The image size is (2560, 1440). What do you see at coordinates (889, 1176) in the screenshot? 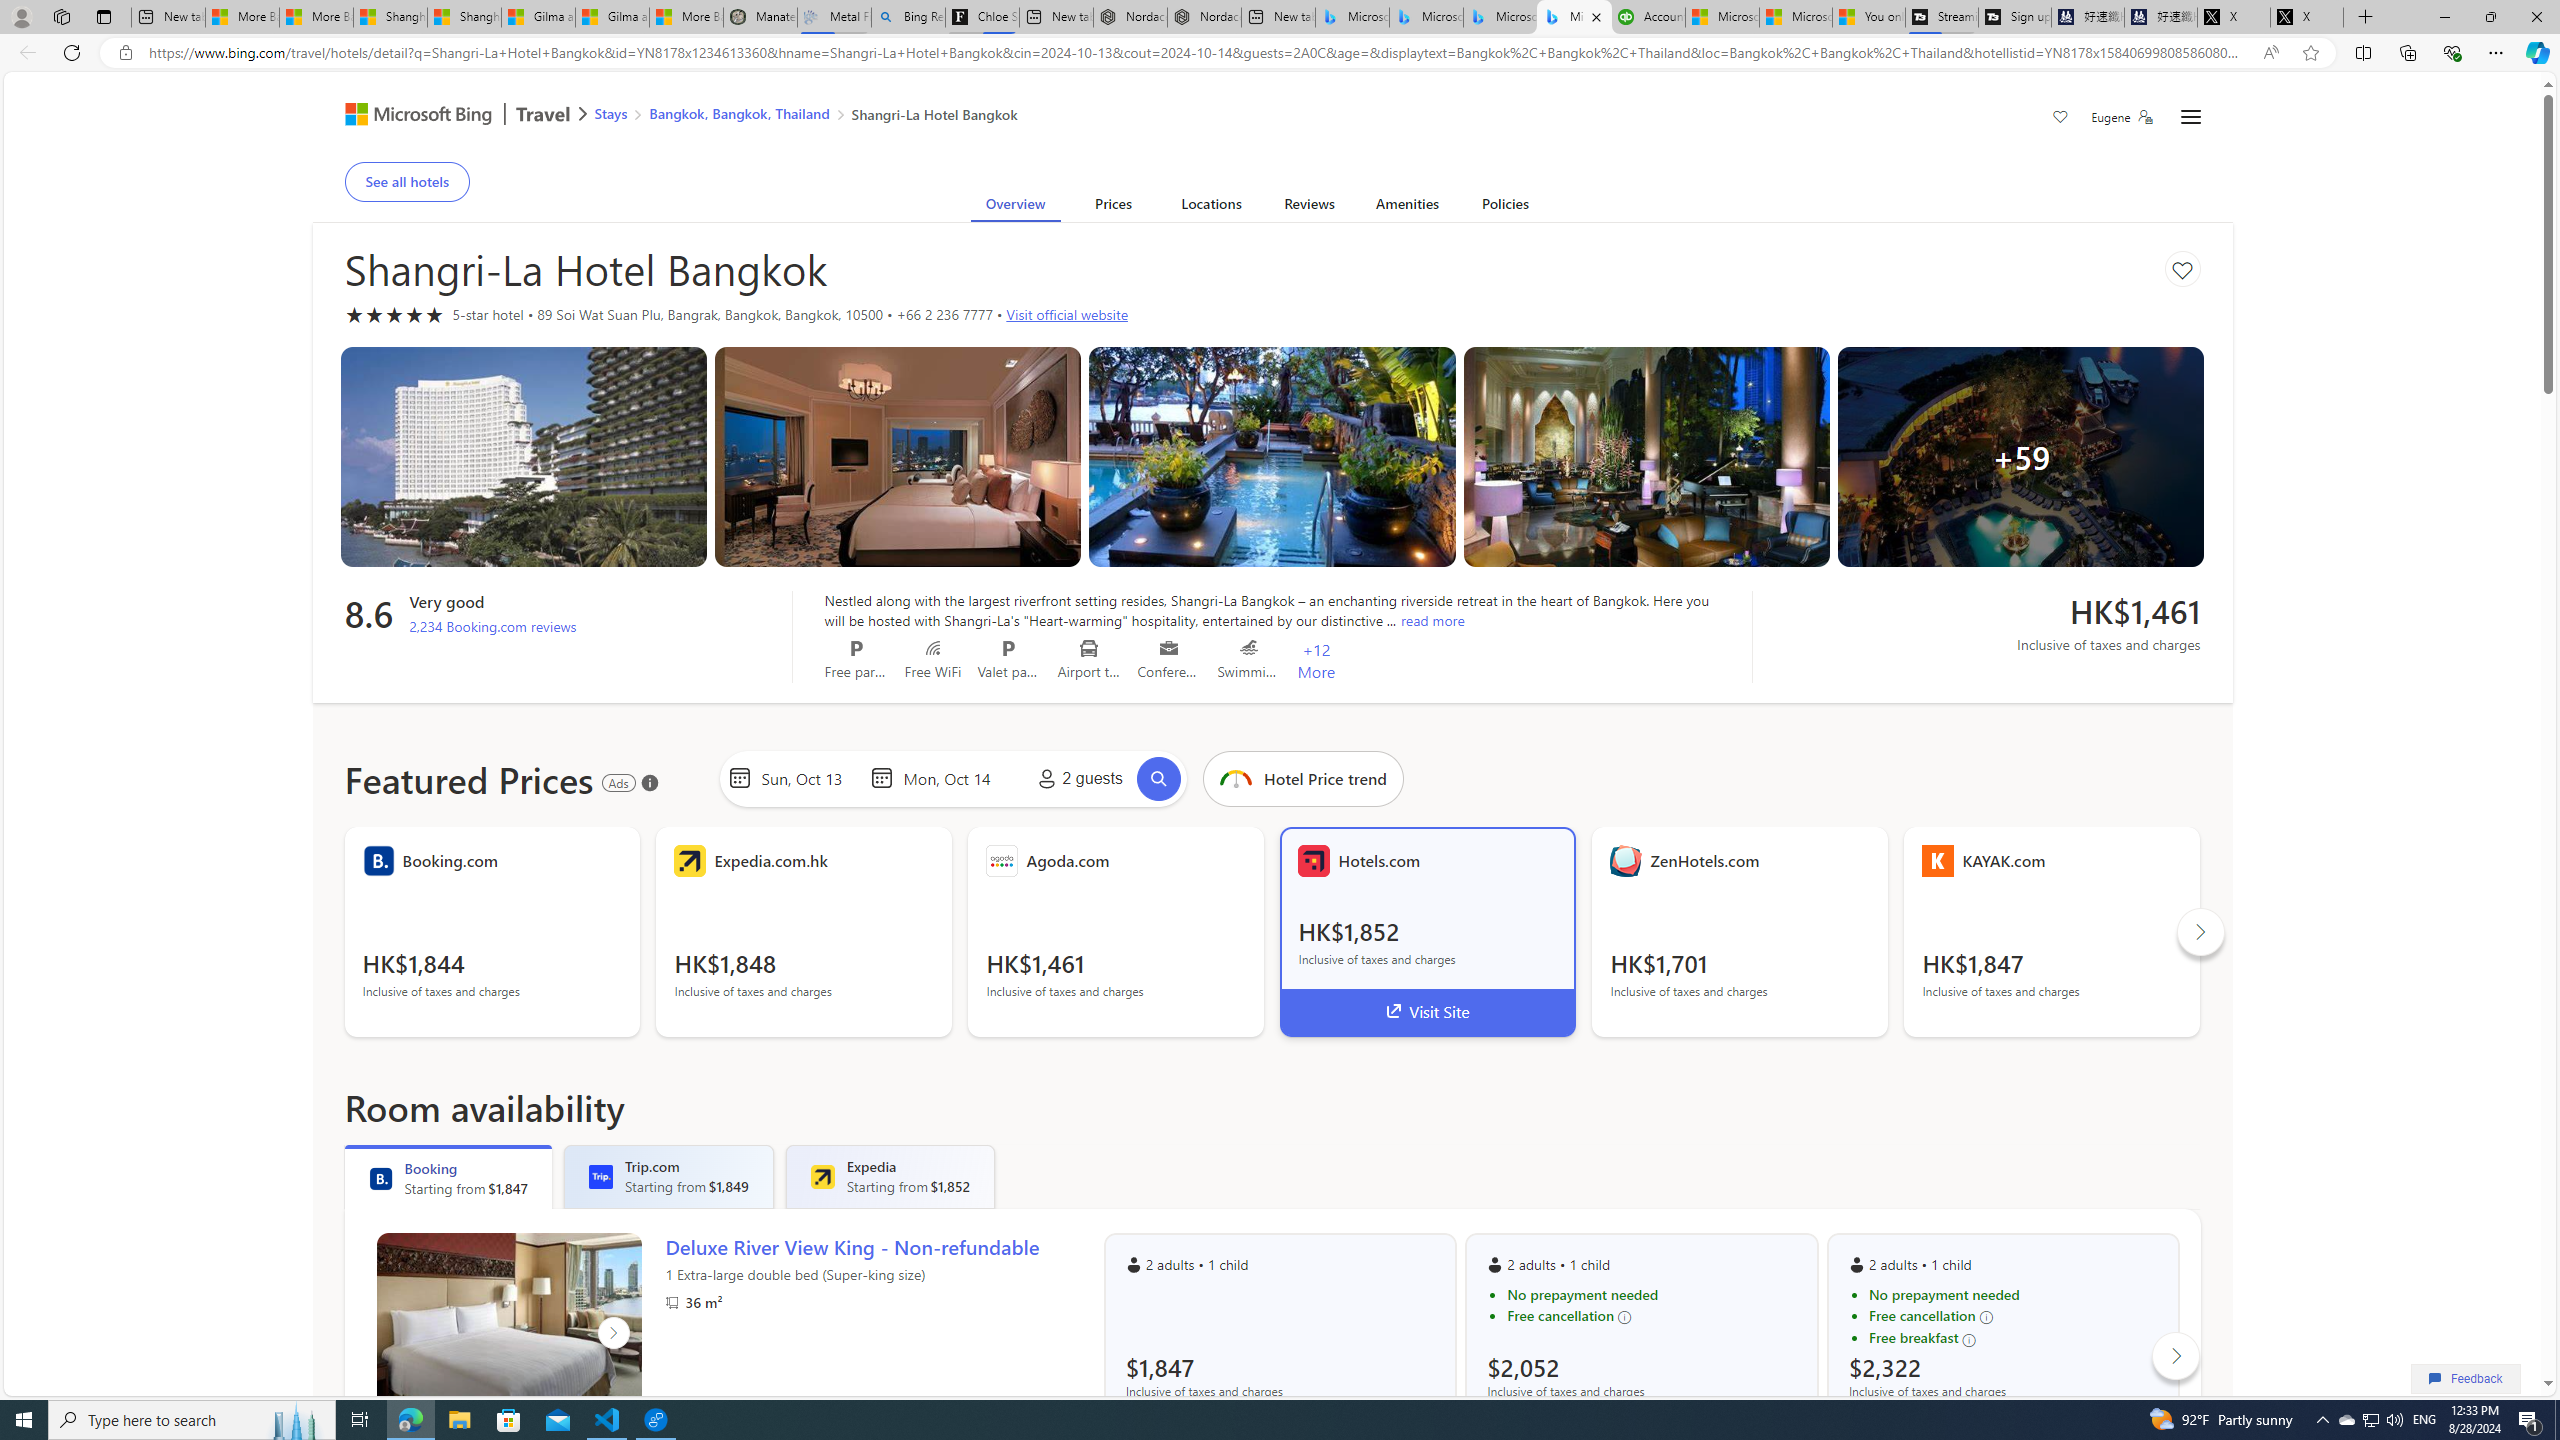
I see `'Expedia Expedia Starting from $1,852'` at bounding box center [889, 1176].